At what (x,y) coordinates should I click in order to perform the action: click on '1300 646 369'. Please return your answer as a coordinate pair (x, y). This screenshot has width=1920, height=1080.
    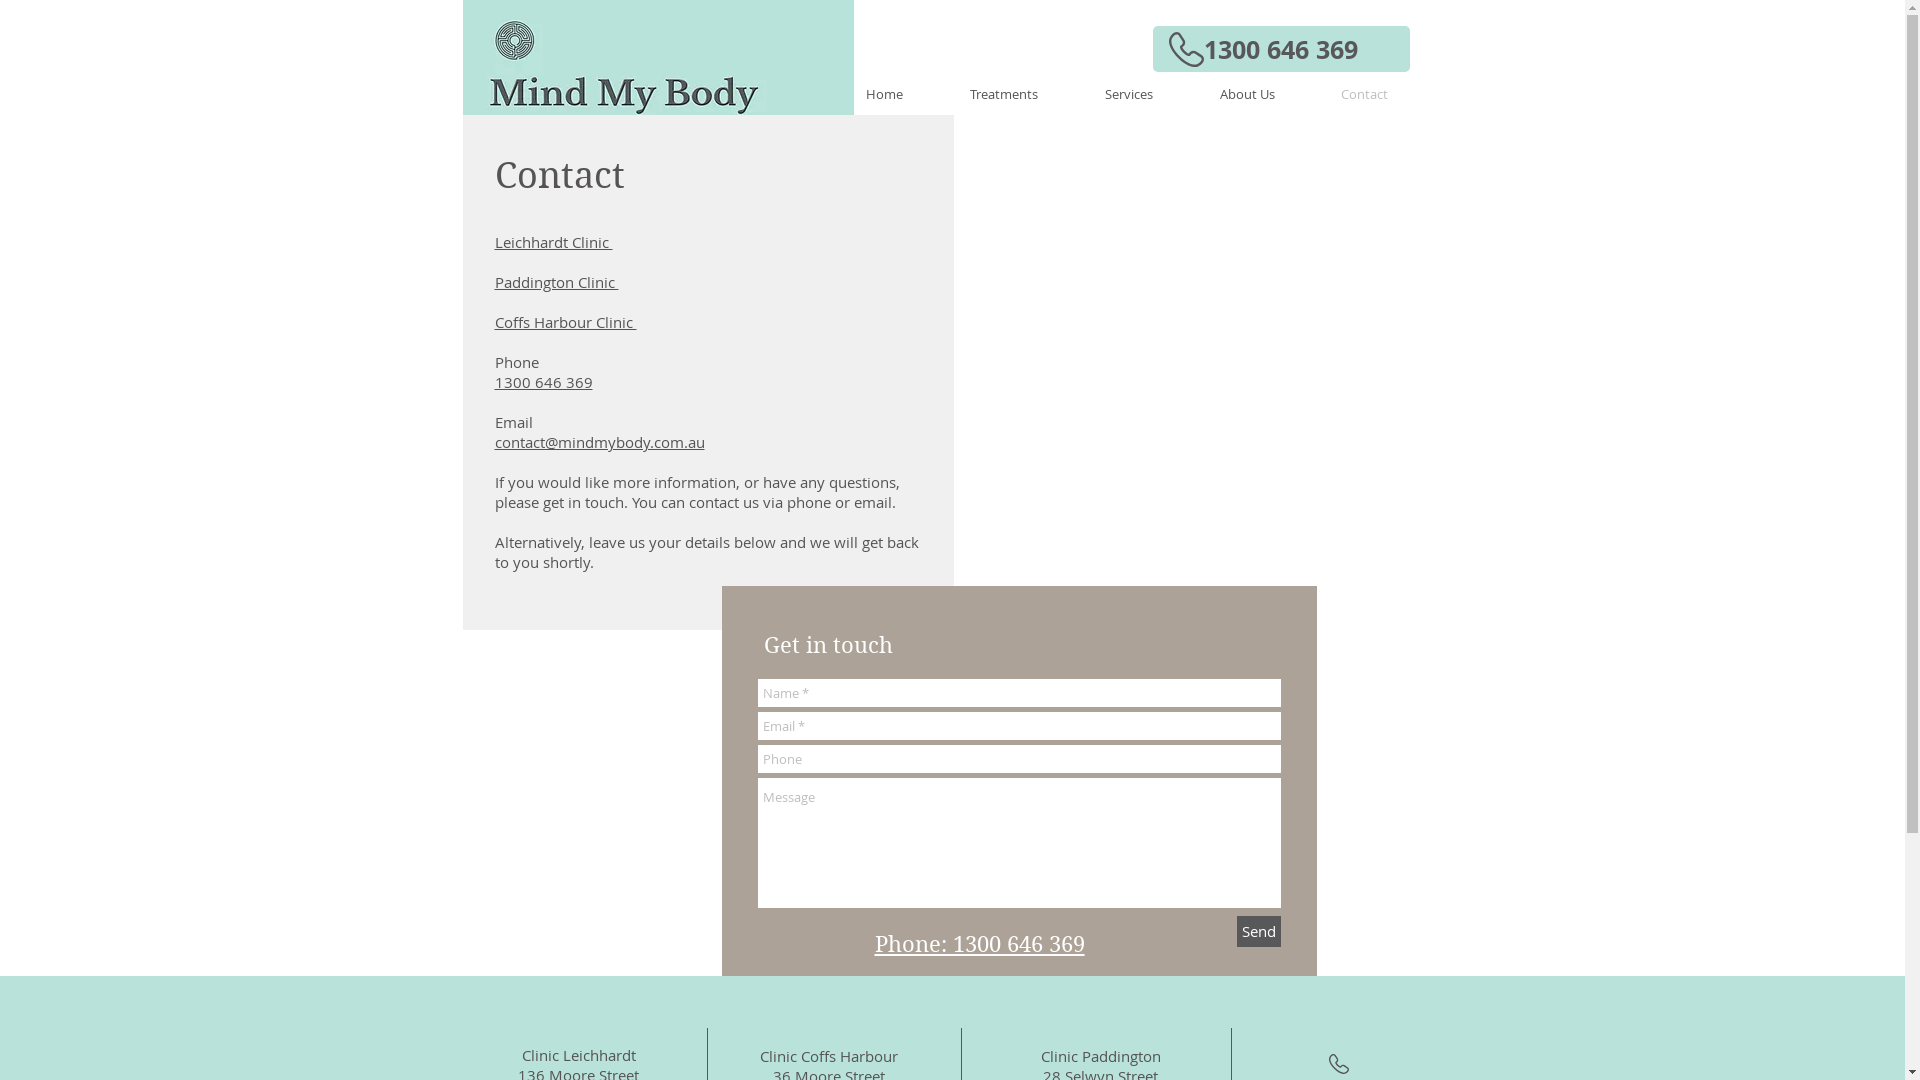
    Looking at the image, I should click on (1152, 48).